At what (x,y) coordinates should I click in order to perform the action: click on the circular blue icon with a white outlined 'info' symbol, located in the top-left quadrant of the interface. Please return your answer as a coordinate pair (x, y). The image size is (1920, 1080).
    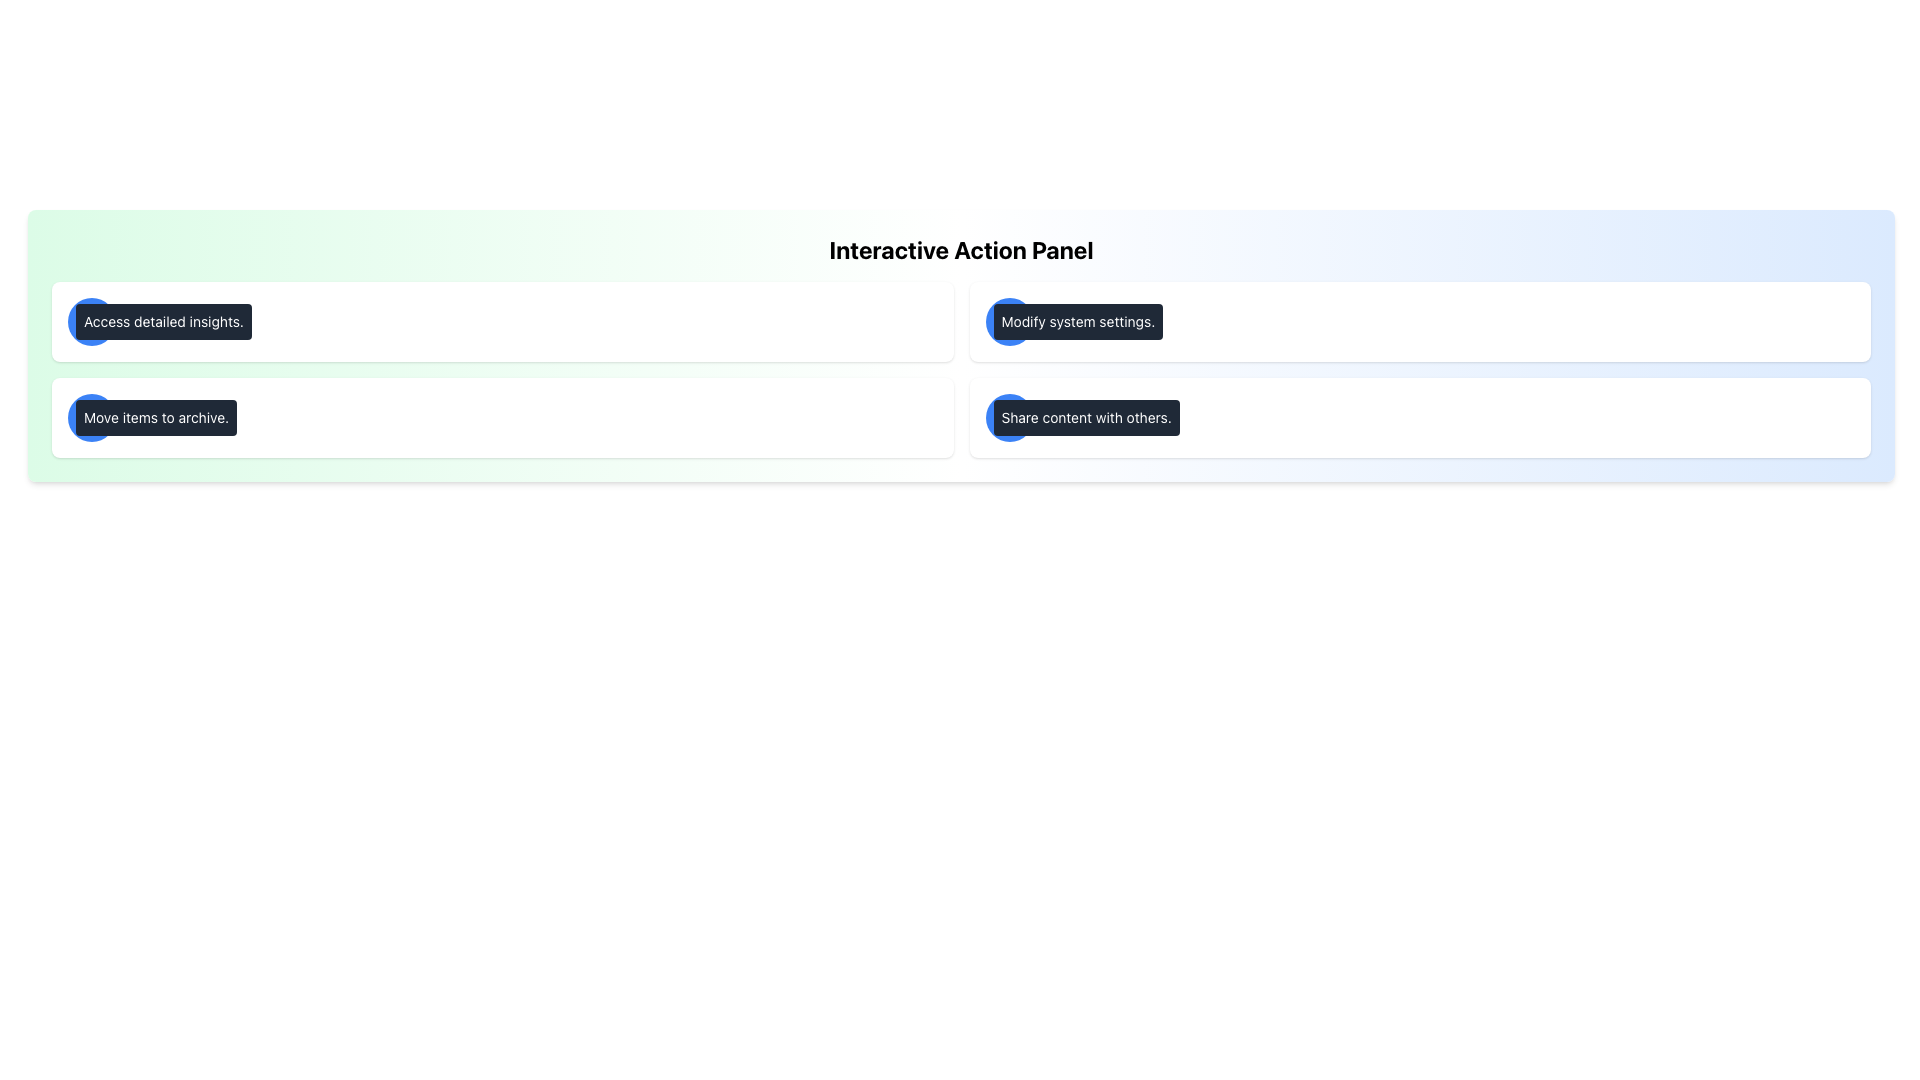
    Looking at the image, I should click on (90, 320).